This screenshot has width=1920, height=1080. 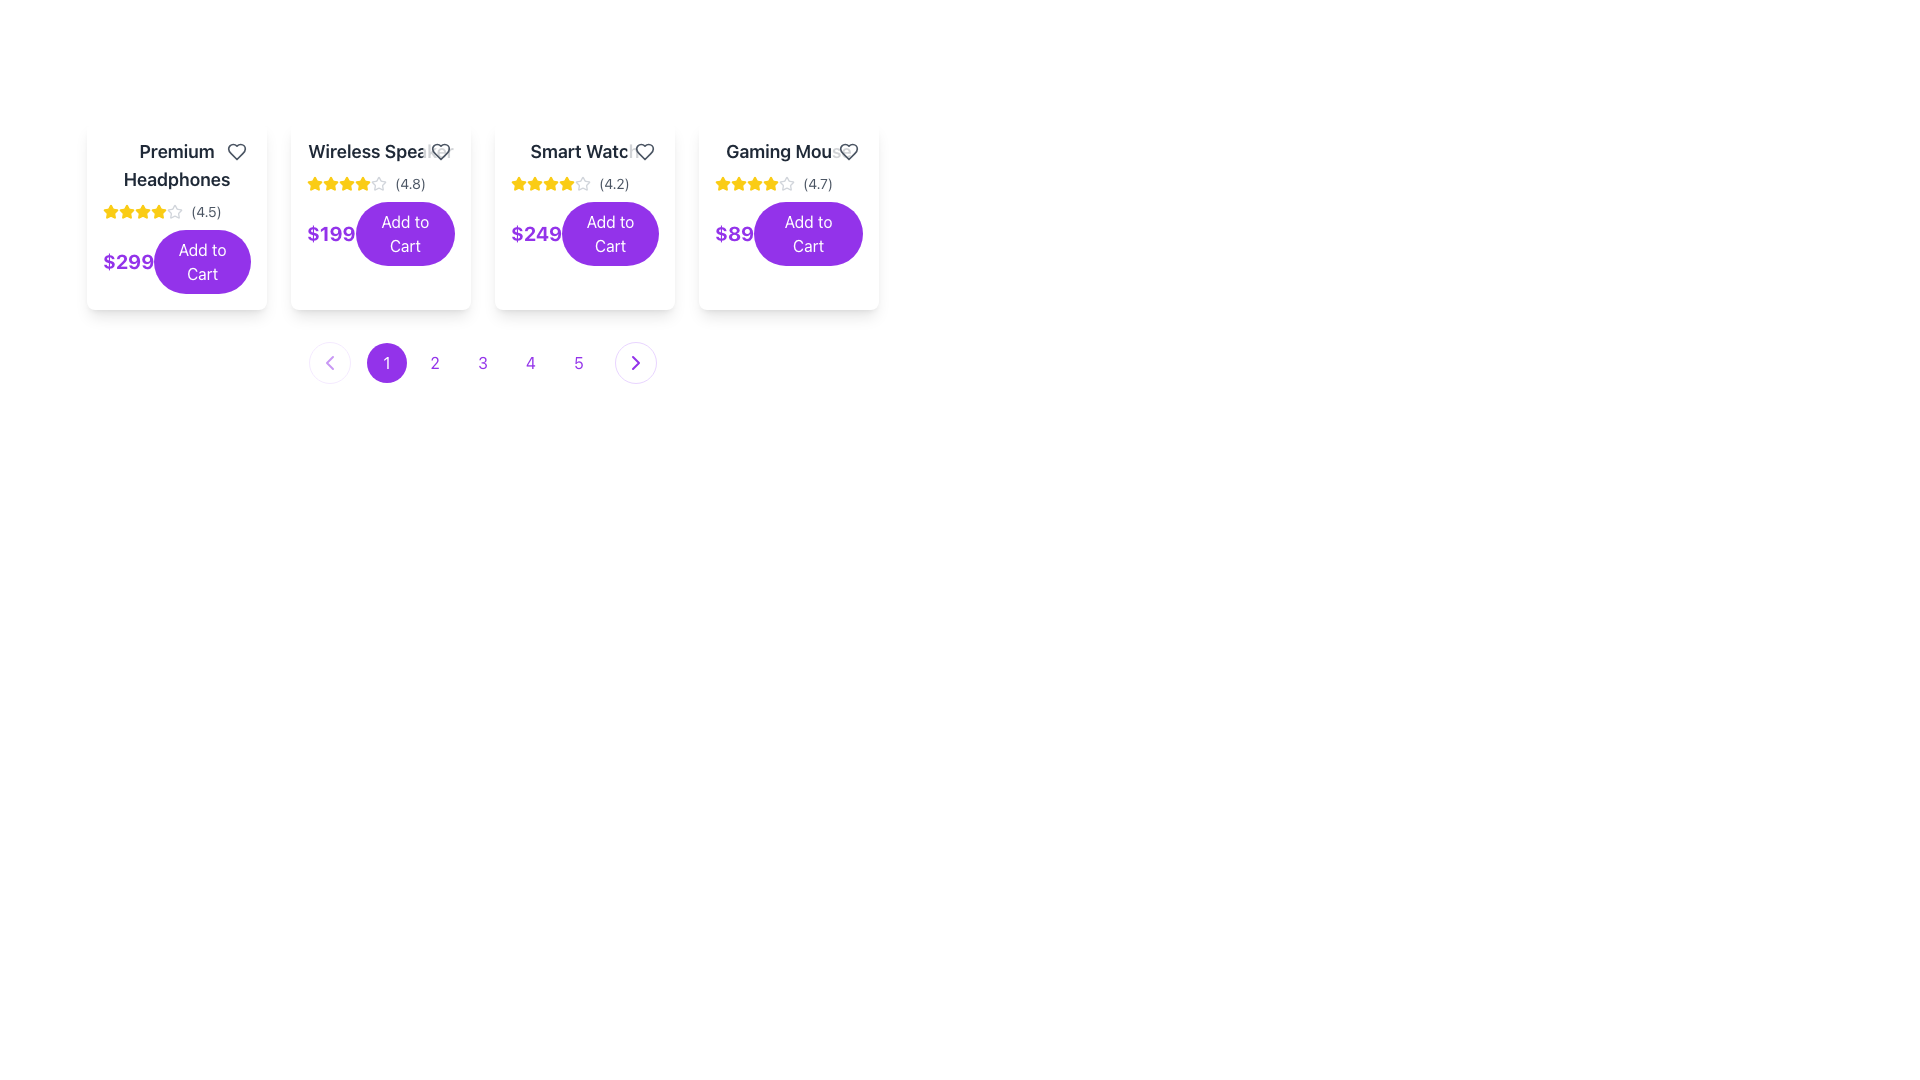 I want to click on the text label displaying 'Smart Watch' in bold black font located at the top of the third product card from the left, so click(x=584, y=150).